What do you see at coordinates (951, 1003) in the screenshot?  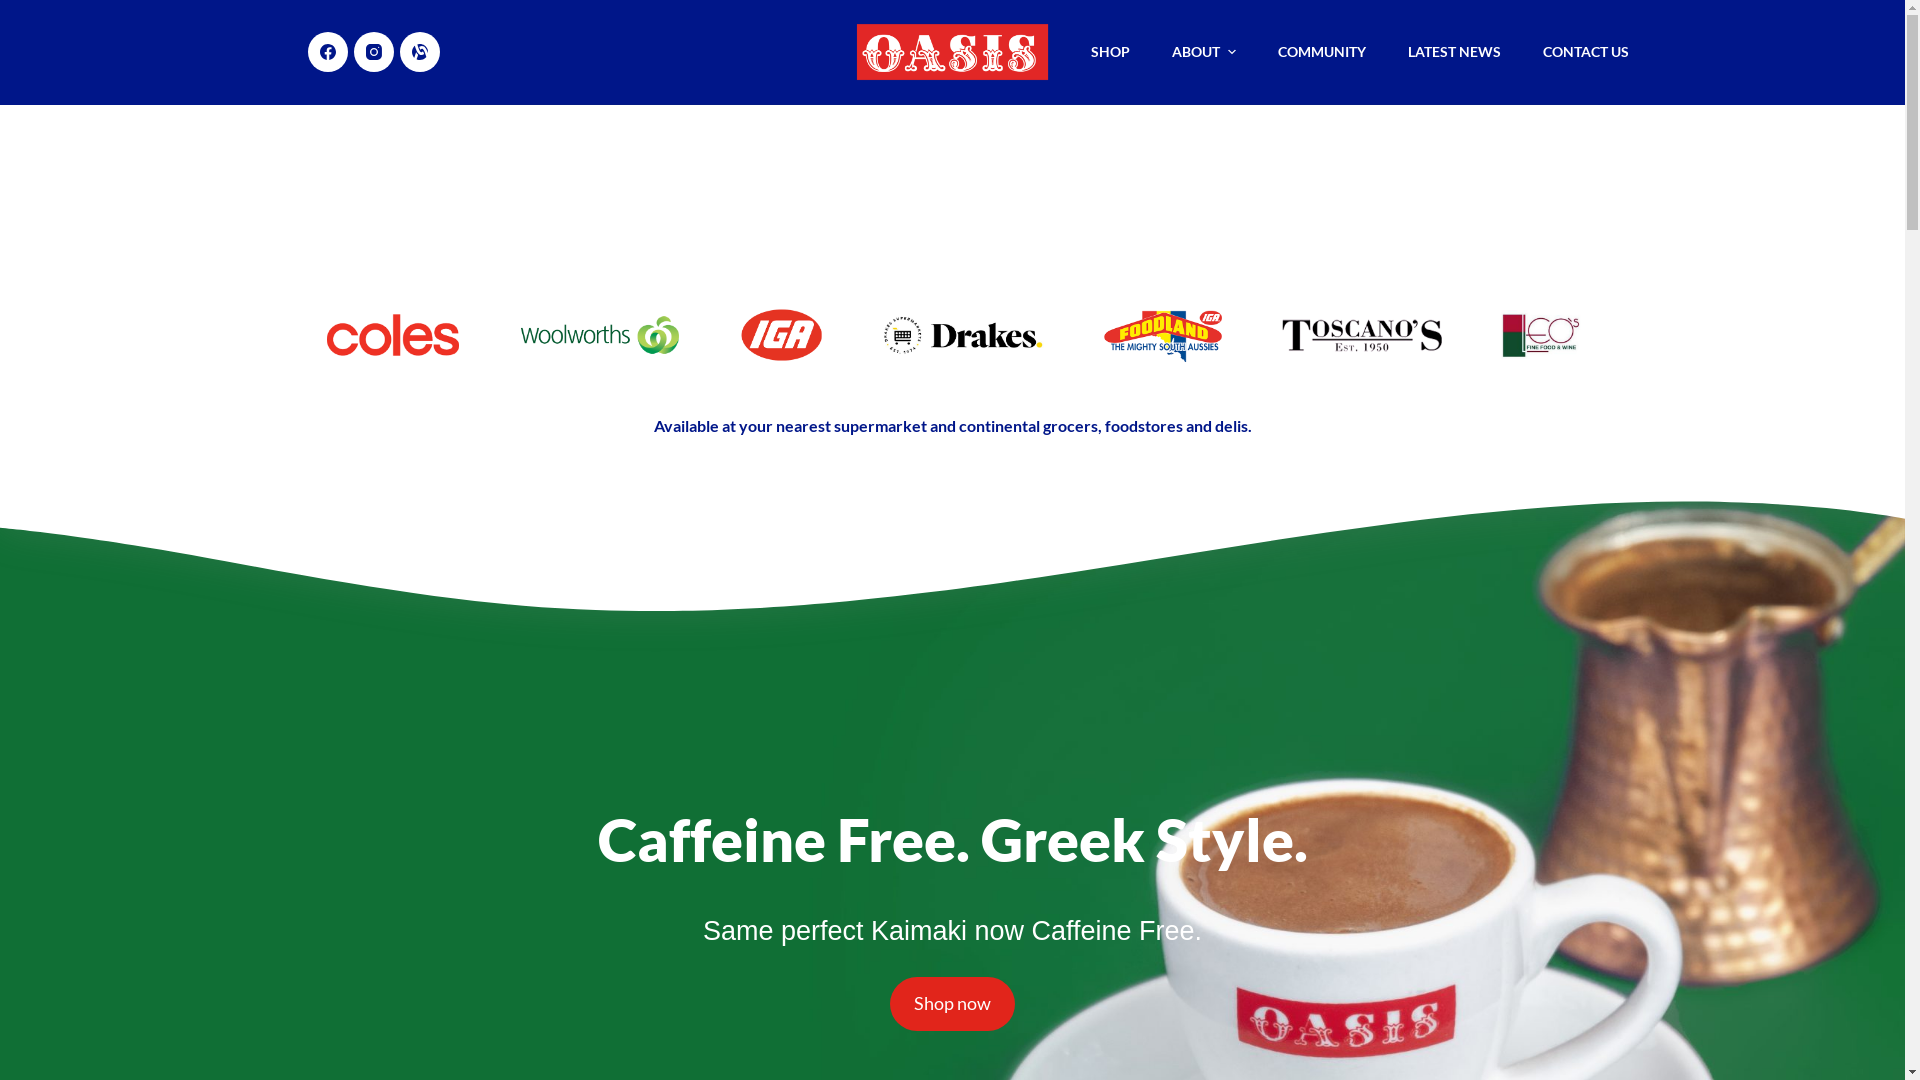 I see `'Shop now'` at bounding box center [951, 1003].